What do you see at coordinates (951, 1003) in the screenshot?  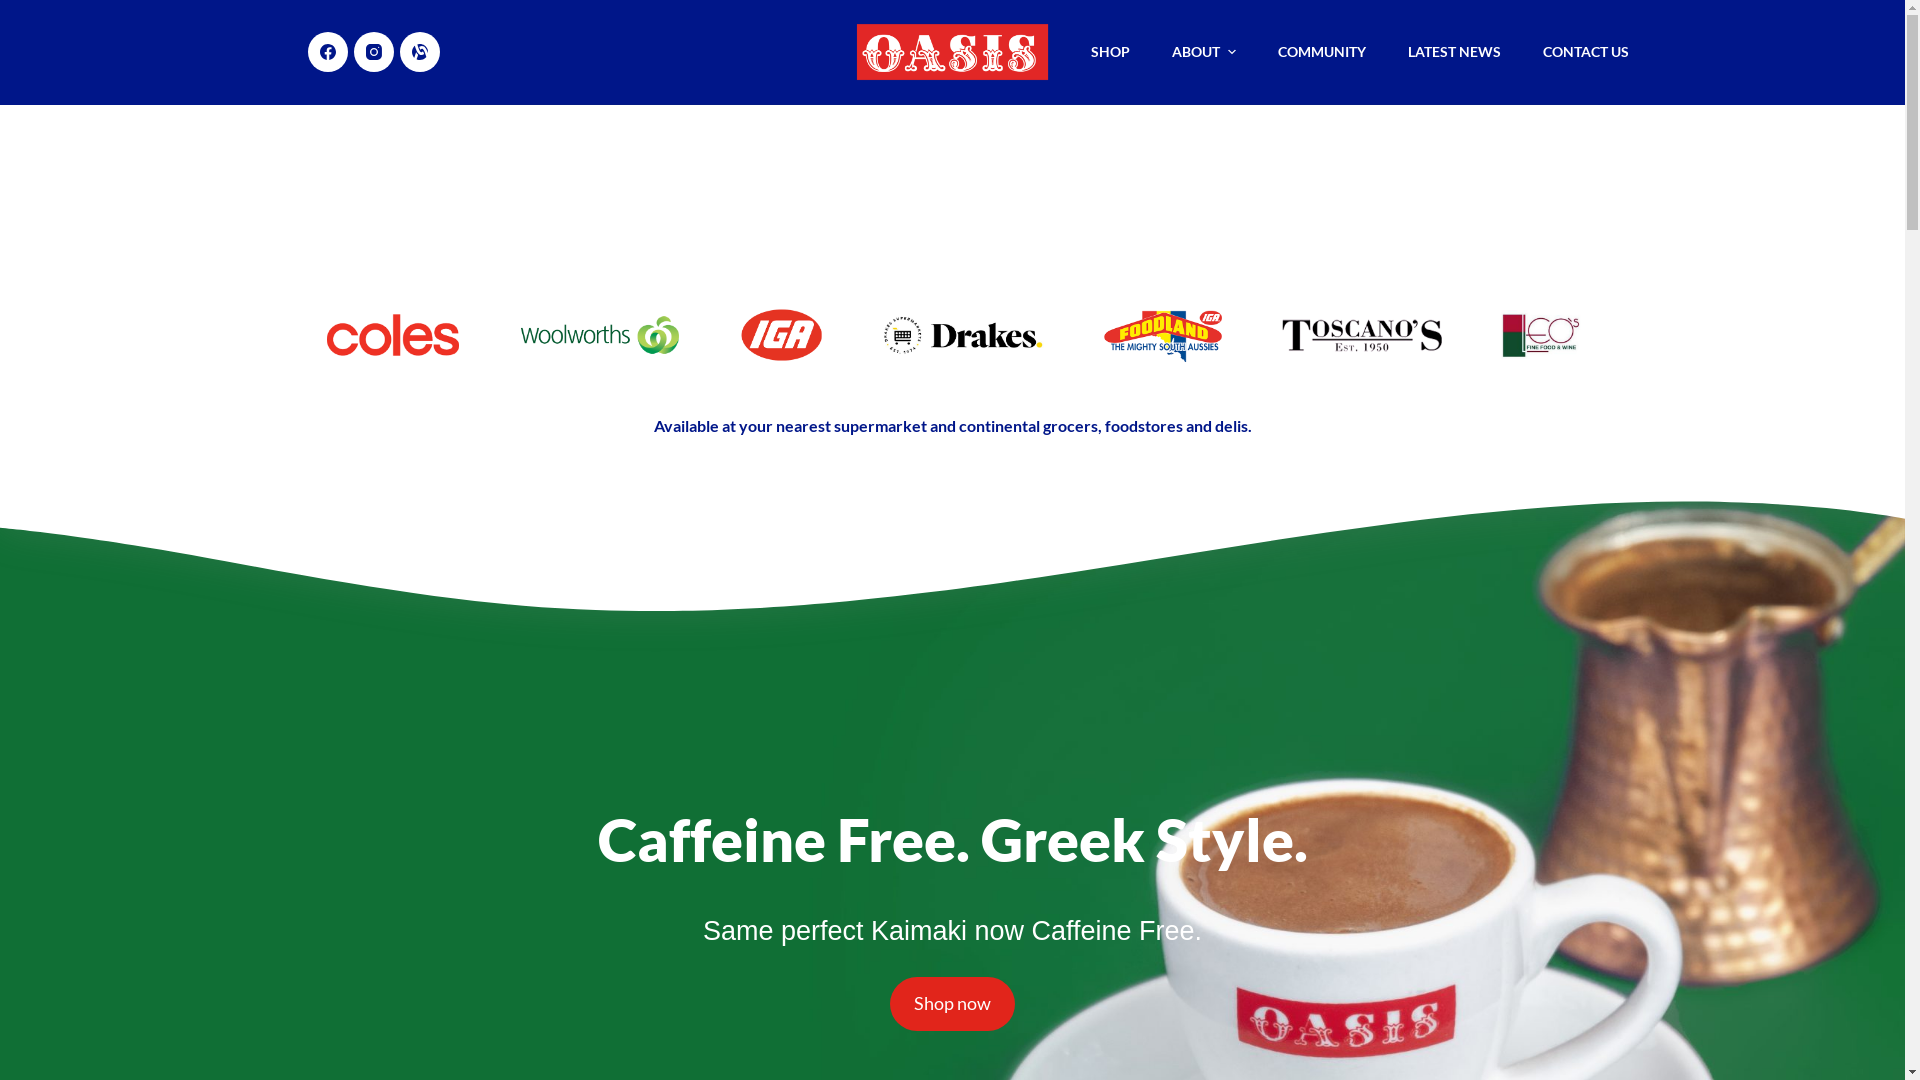 I see `'Shop now'` at bounding box center [951, 1003].